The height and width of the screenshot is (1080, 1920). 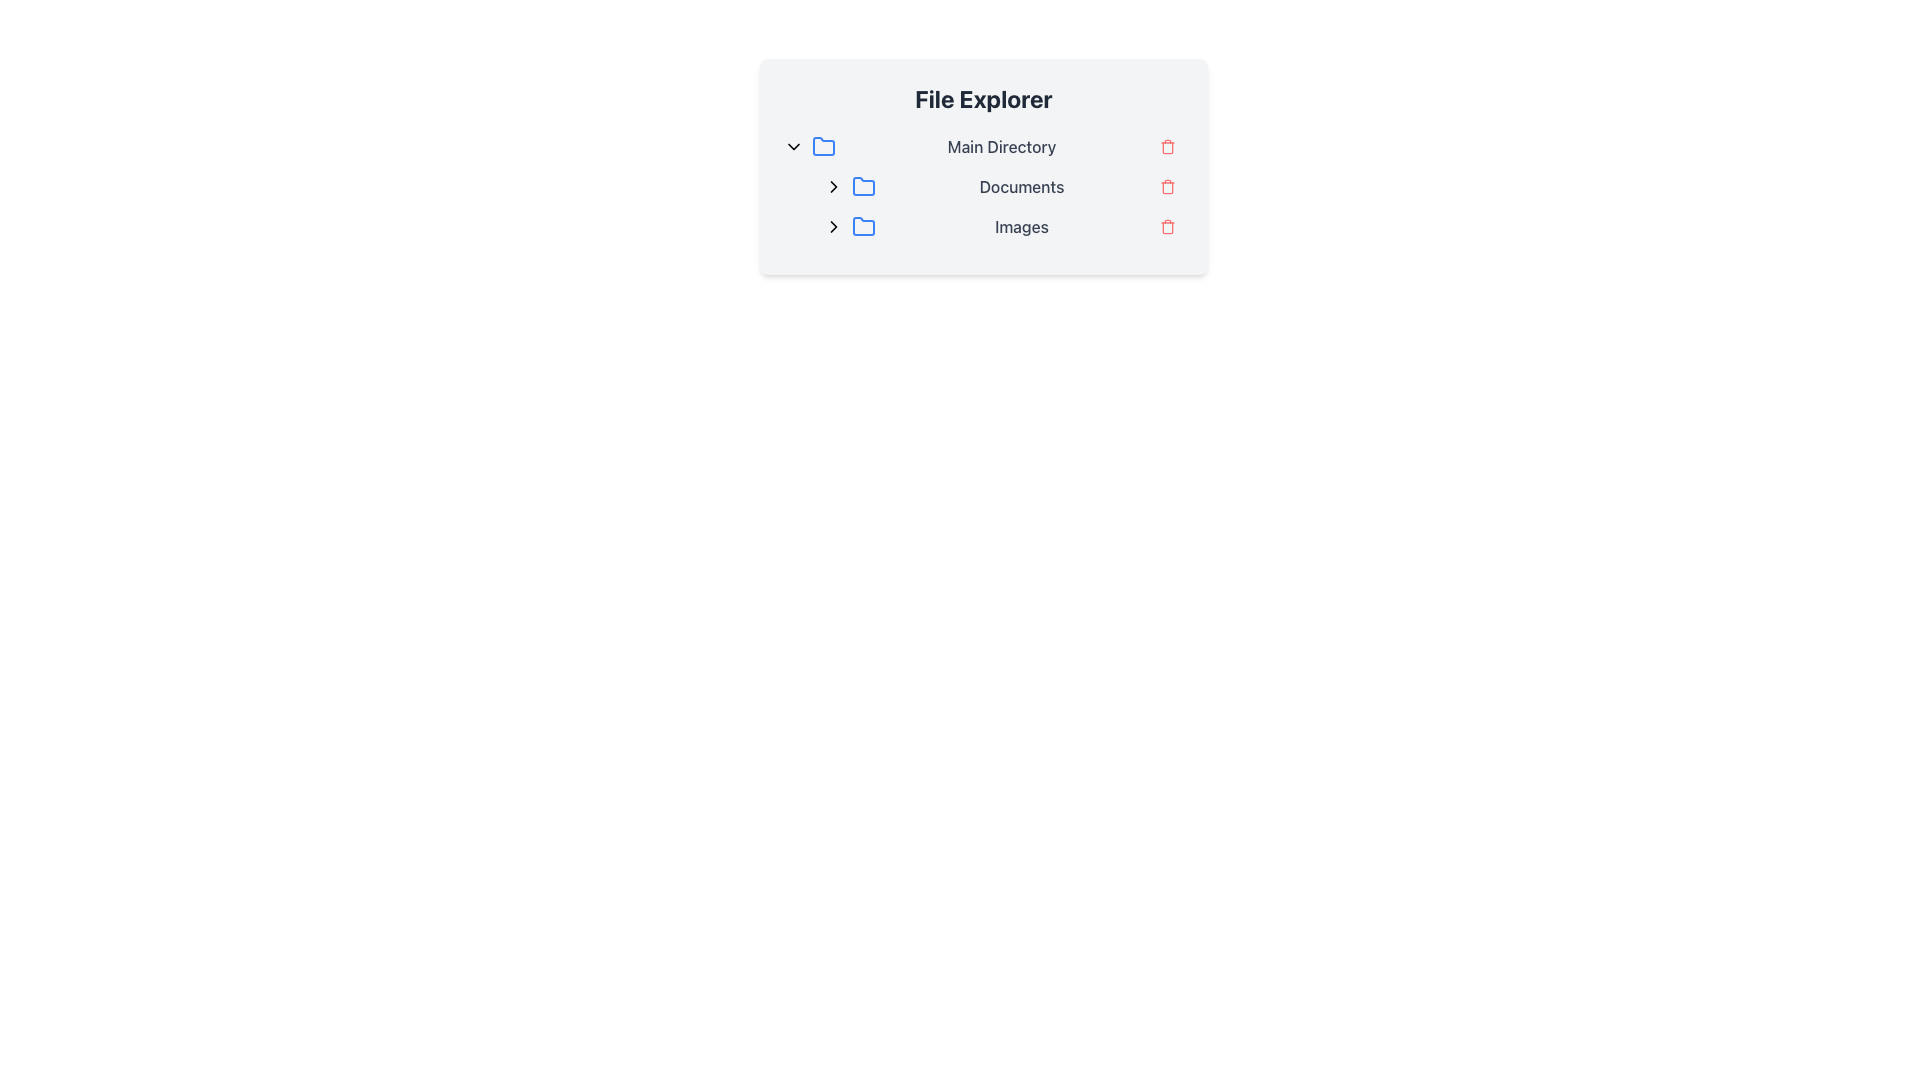 What do you see at coordinates (992, 186) in the screenshot?
I see `to select the 'Documents' folder in the File Explorer, which is the second folder listing between 'Main Directory' and 'Images'` at bounding box center [992, 186].